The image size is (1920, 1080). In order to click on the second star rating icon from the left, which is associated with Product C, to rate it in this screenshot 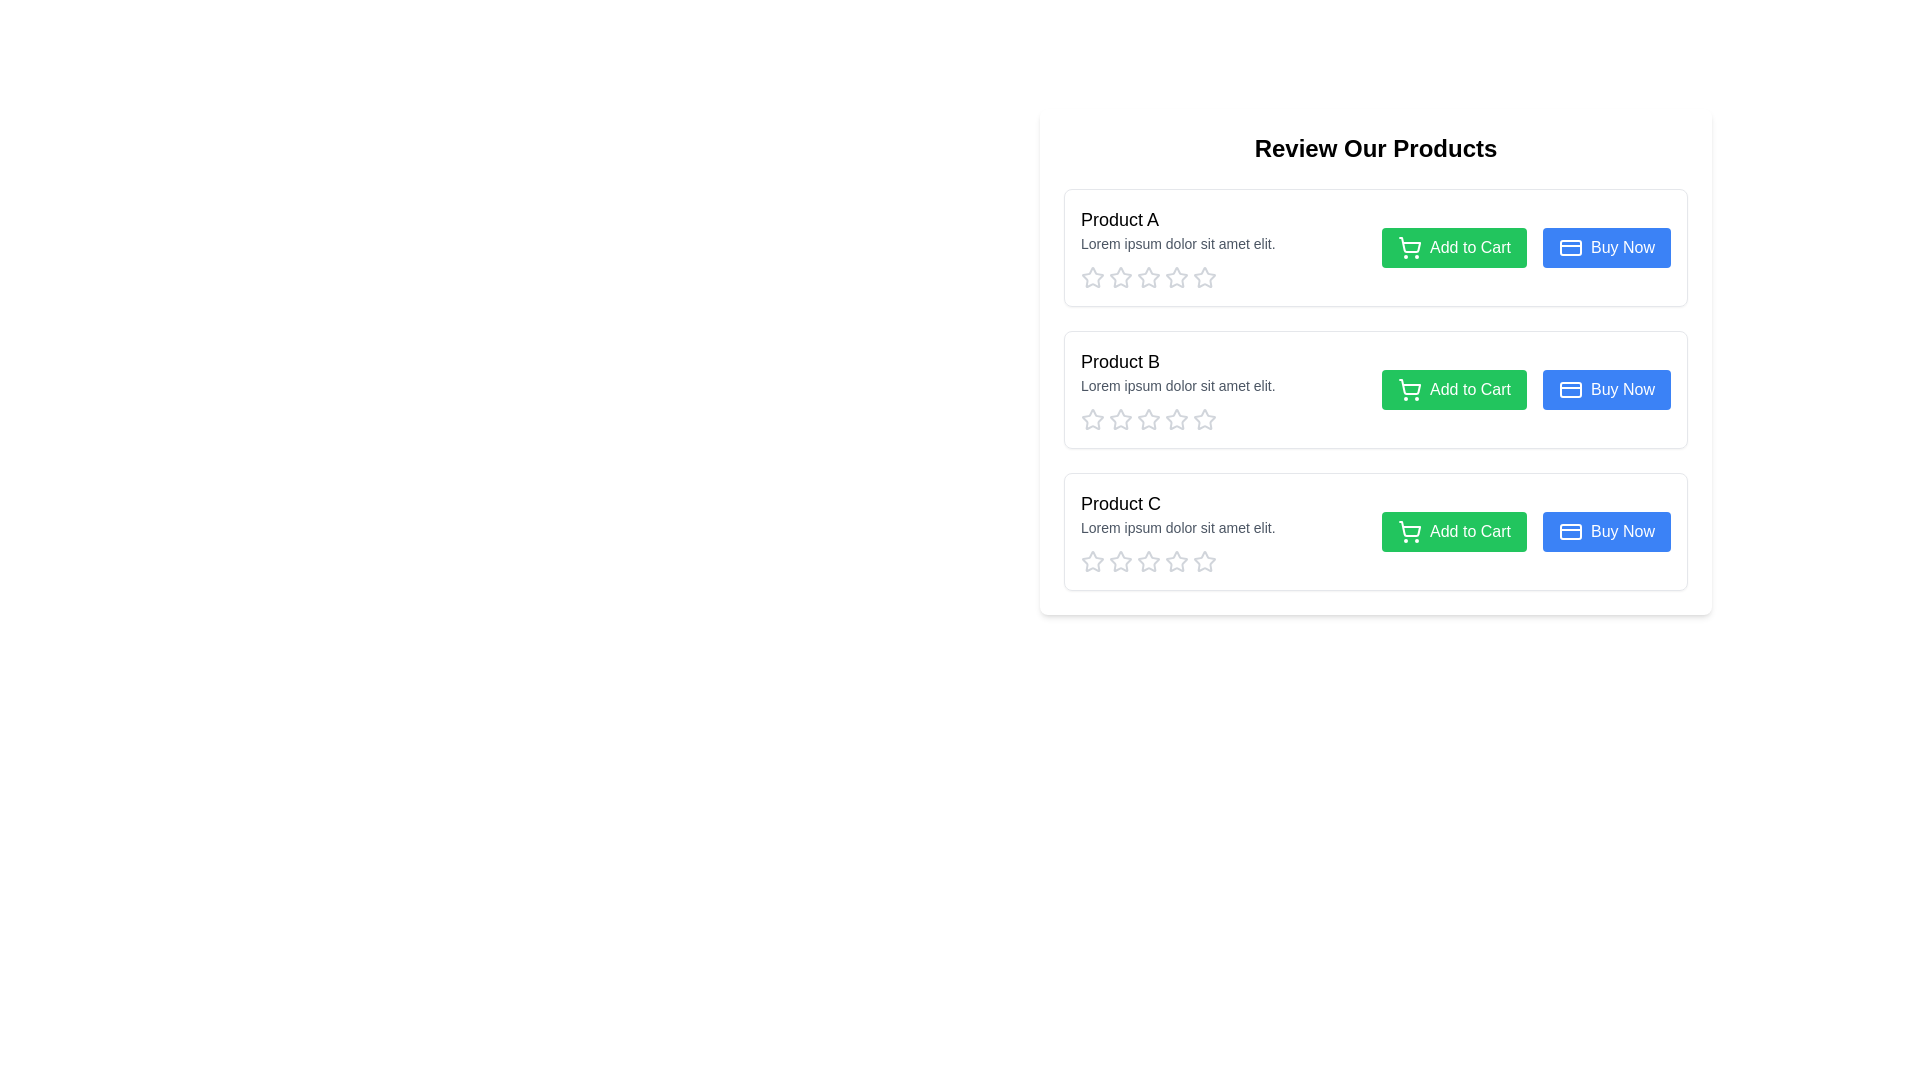, I will do `click(1121, 562)`.